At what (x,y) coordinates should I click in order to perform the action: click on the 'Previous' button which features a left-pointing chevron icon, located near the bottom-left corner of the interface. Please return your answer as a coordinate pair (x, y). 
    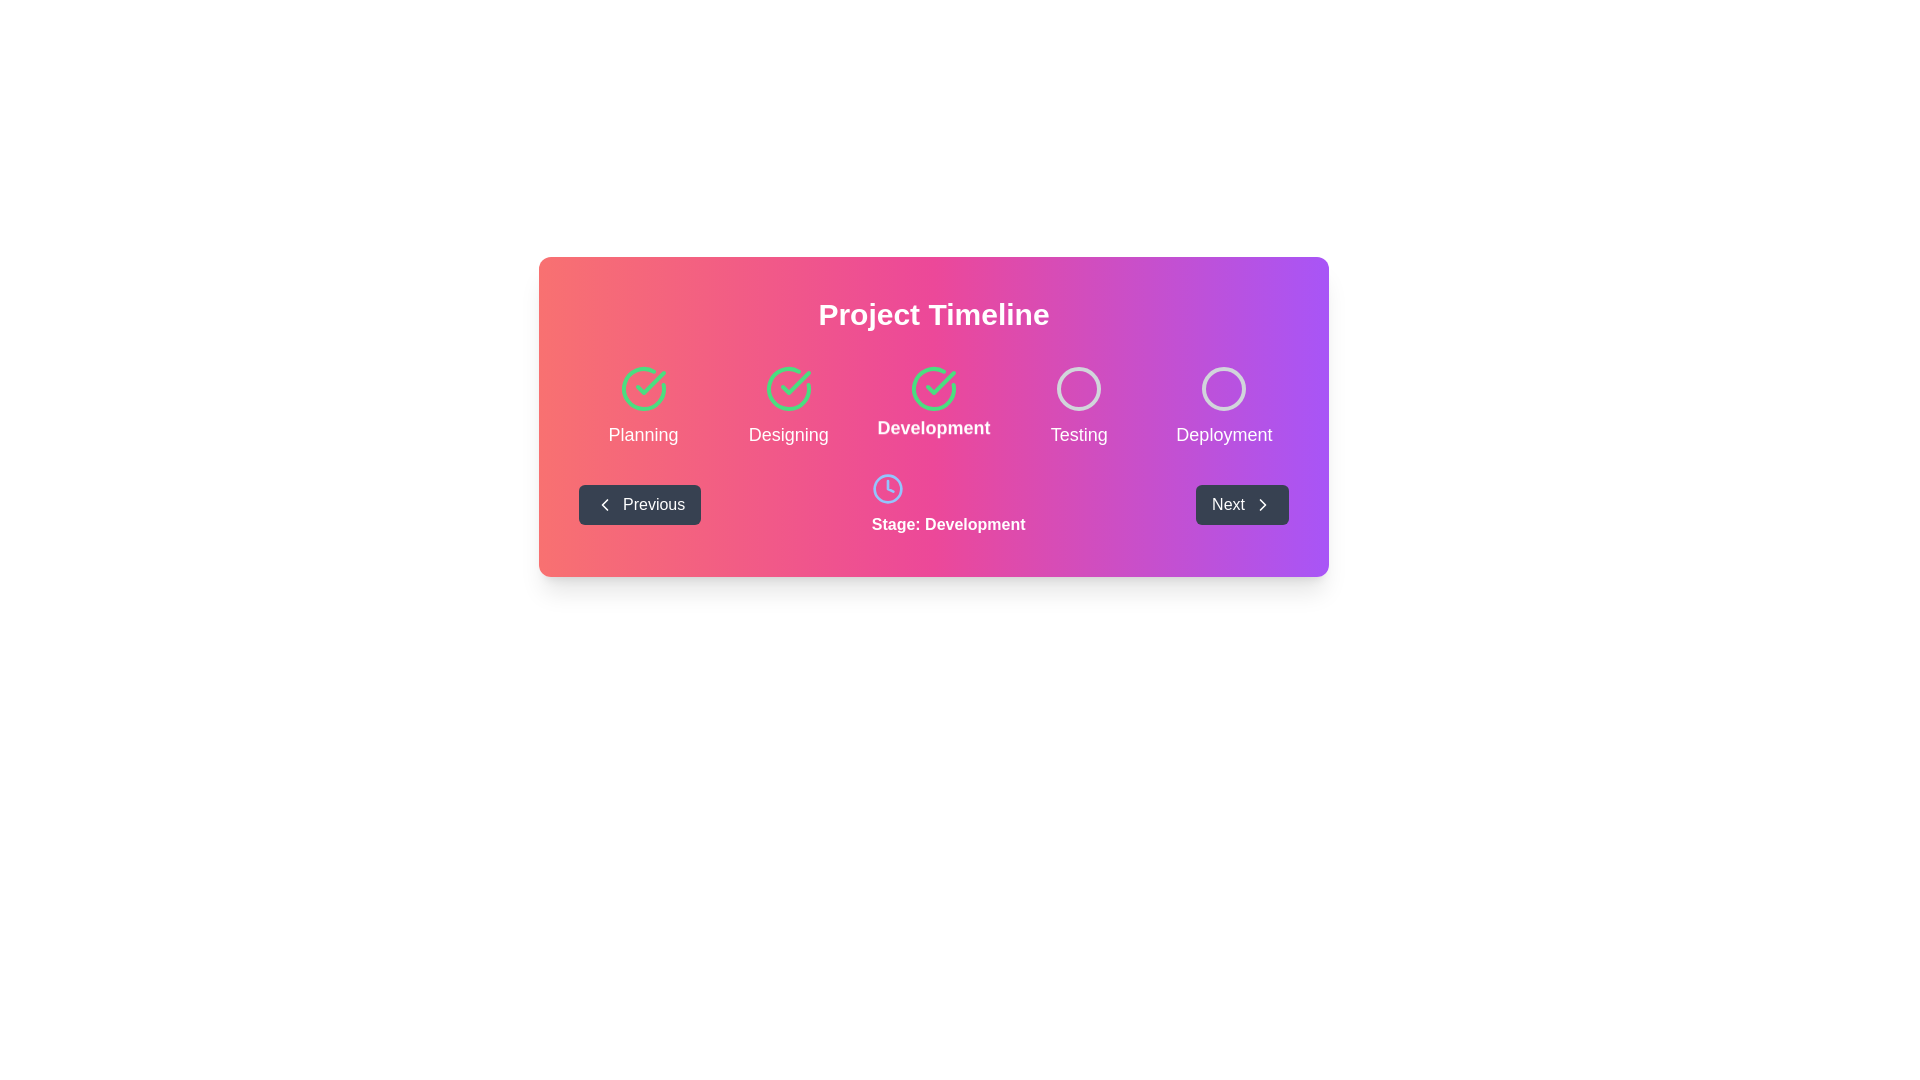
    Looking at the image, I should click on (603, 504).